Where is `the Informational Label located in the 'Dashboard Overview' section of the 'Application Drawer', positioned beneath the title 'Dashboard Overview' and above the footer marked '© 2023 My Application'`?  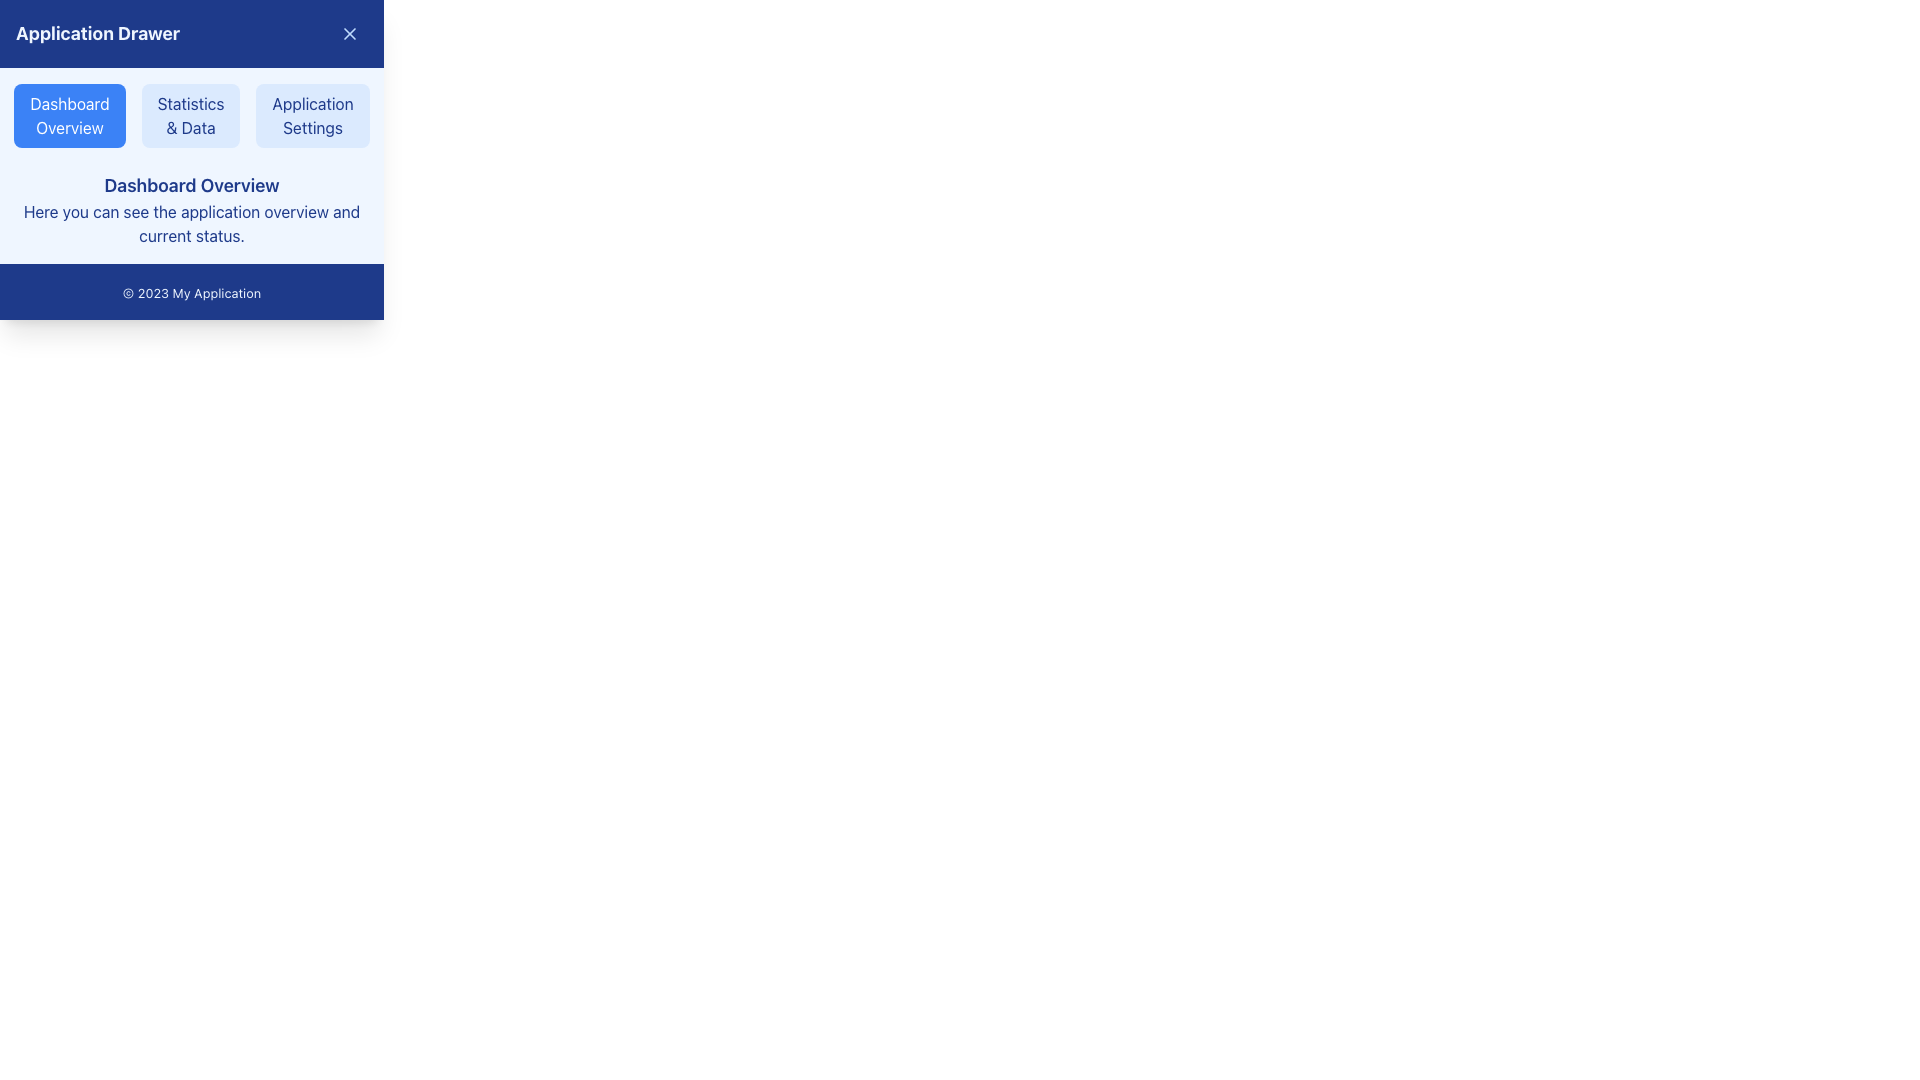
the Informational Label located in the 'Dashboard Overview' section of the 'Application Drawer', positioned beneath the title 'Dashboard Overview' and above the footer marked '© 2023 My Application' is located at coordinates (192, 223).